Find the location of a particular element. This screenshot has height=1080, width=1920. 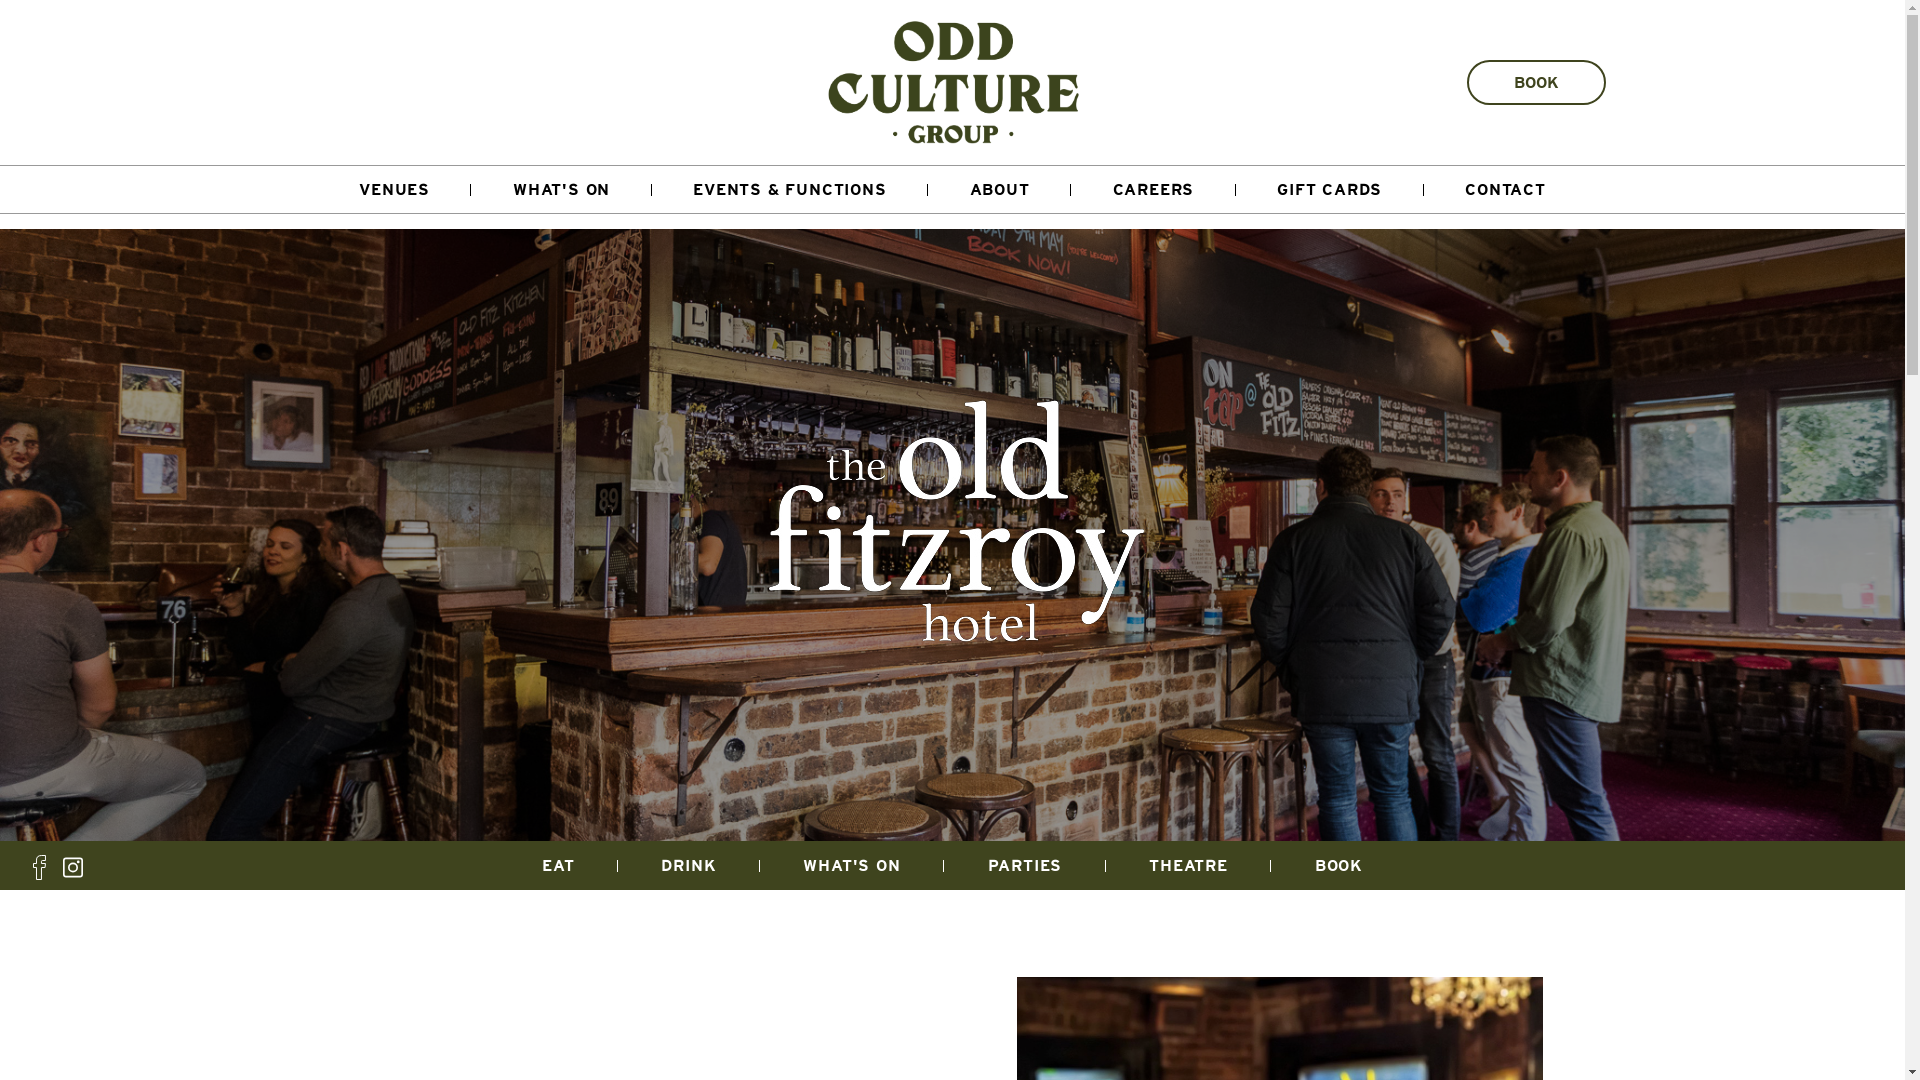

'PARTIES' is located at coordinates (1025, 864).